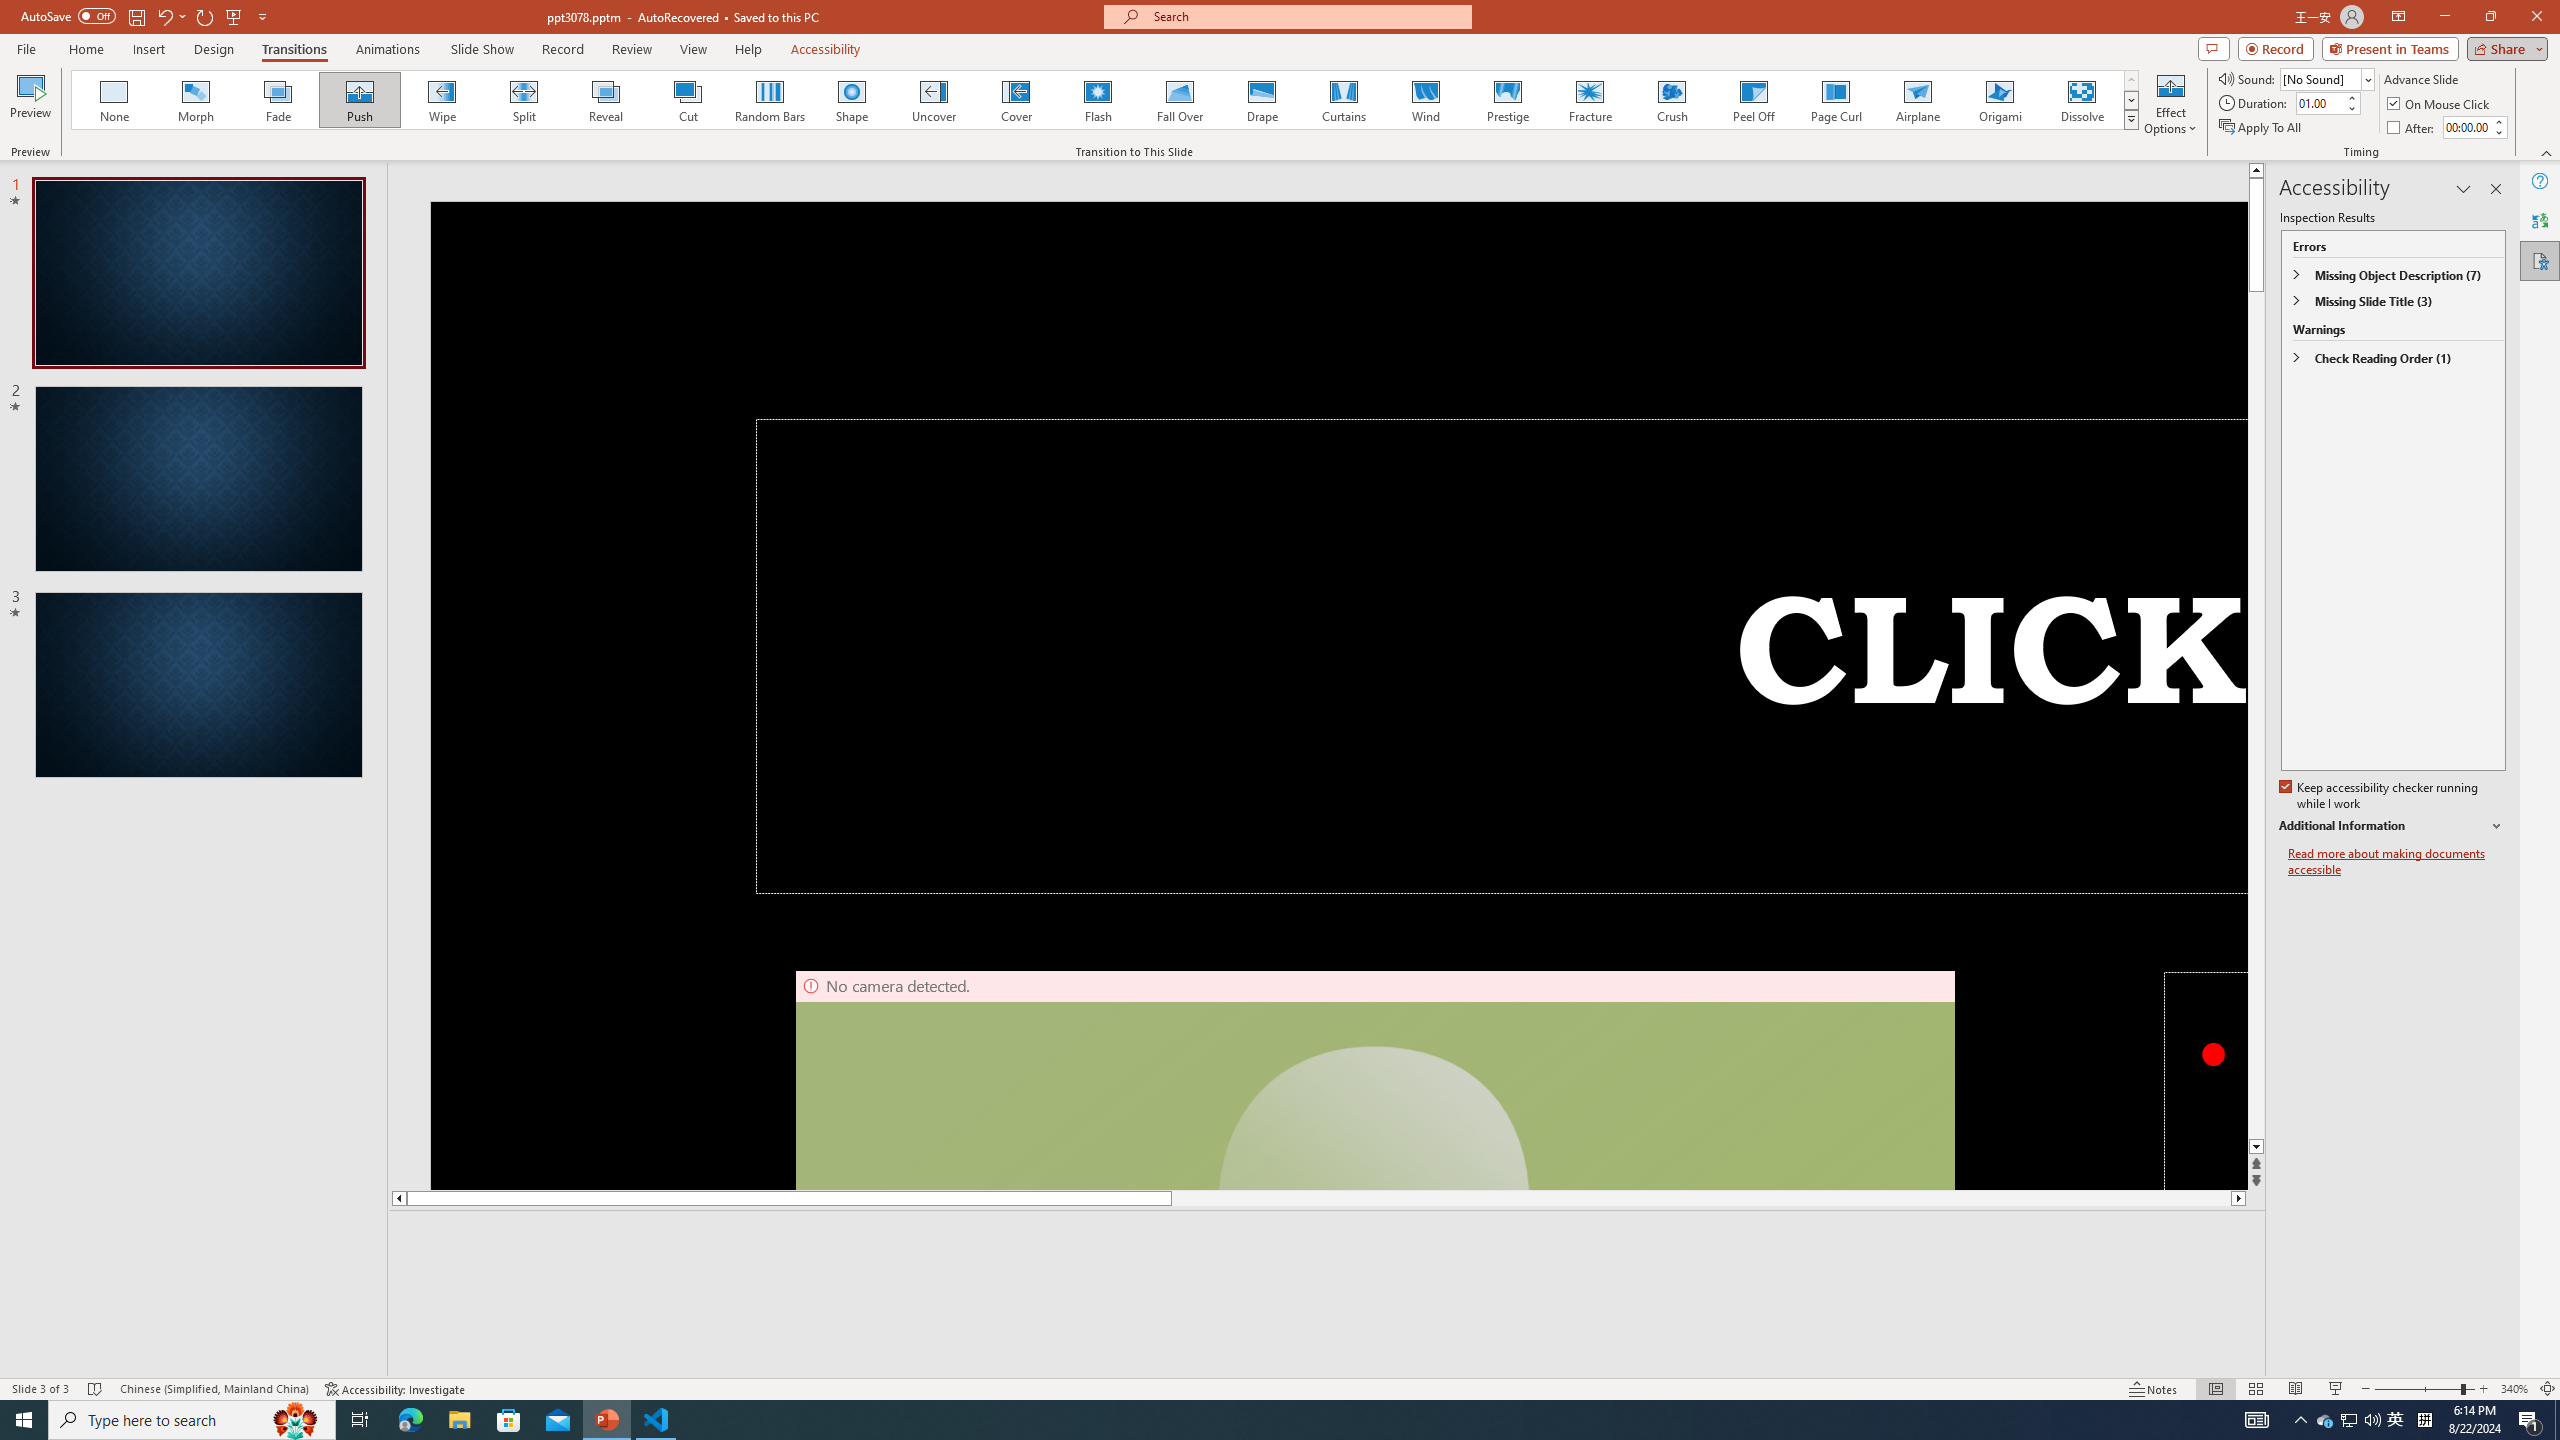  Describe the element at coordinates (1998, 99) in the screenshot. I see `'Origami'` at that location.